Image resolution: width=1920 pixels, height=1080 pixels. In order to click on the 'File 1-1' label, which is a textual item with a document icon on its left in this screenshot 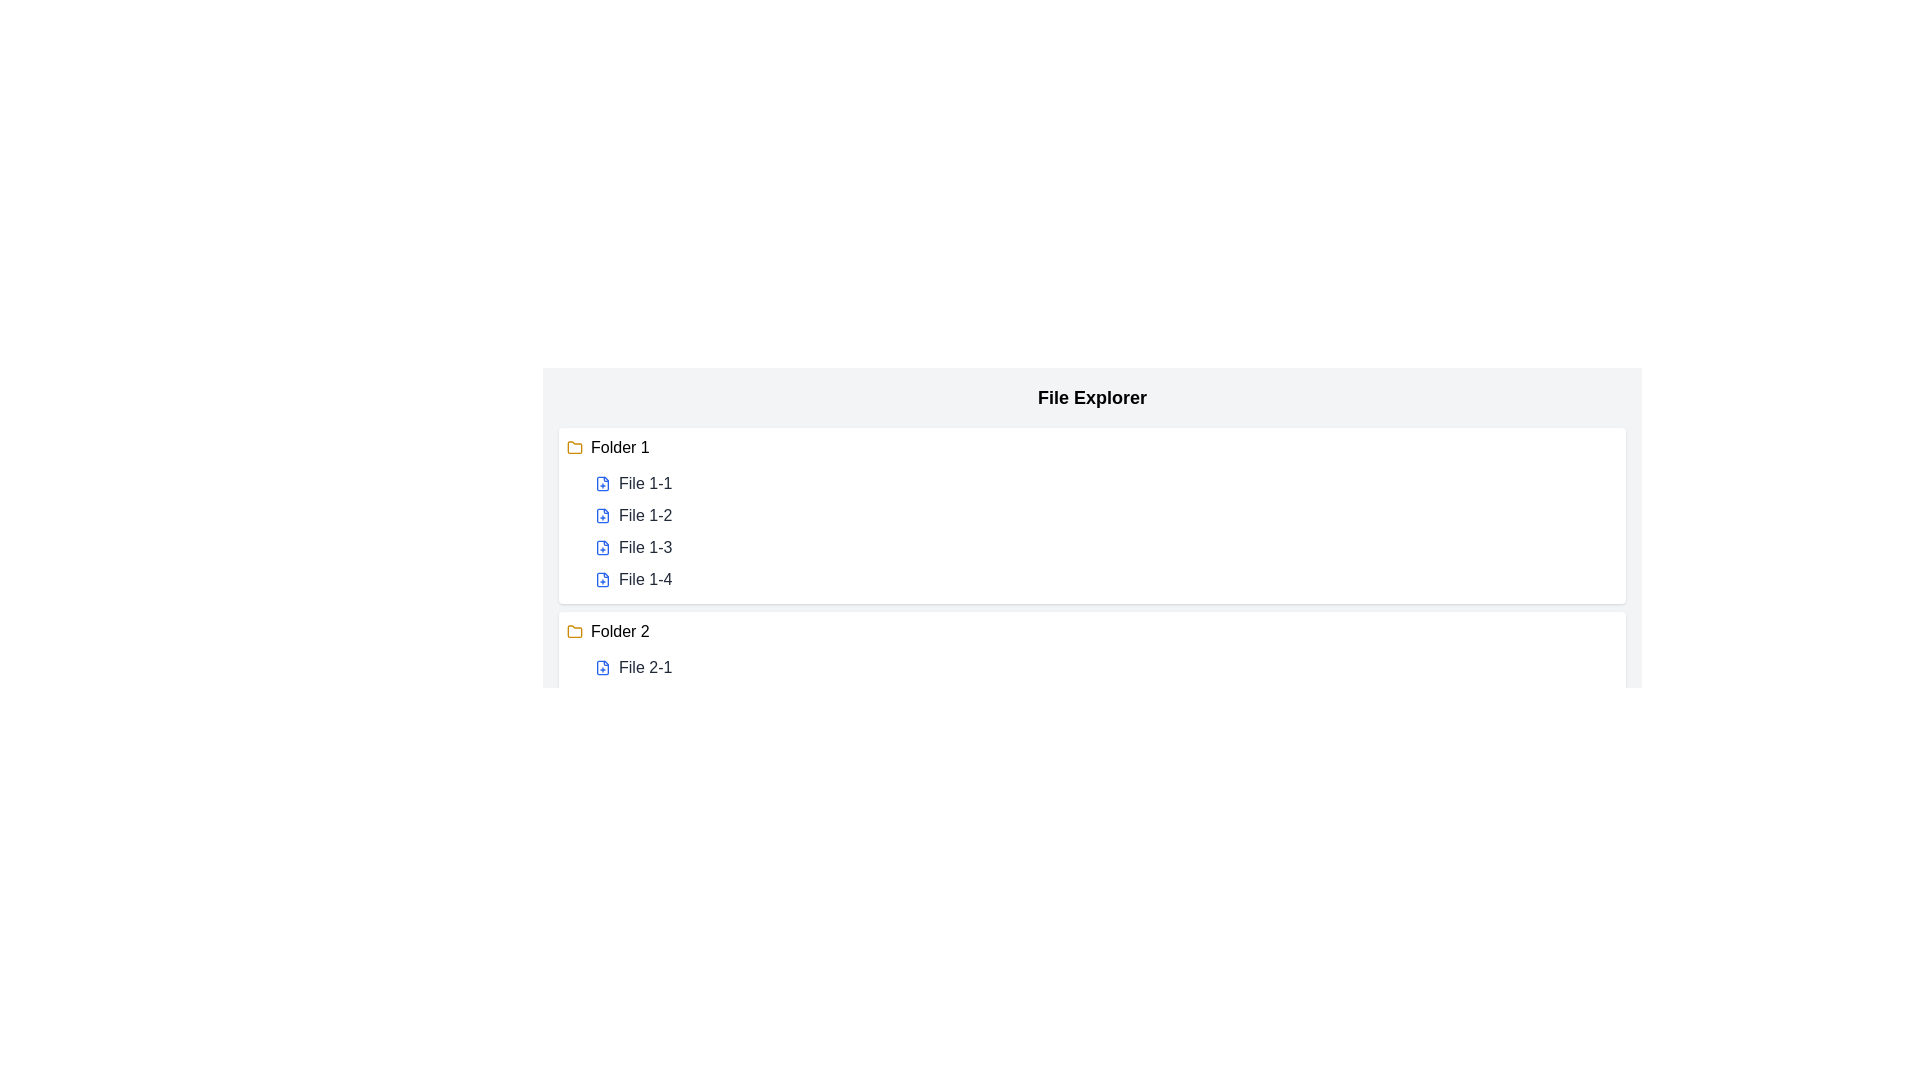, I will do `click(645, 483)`.